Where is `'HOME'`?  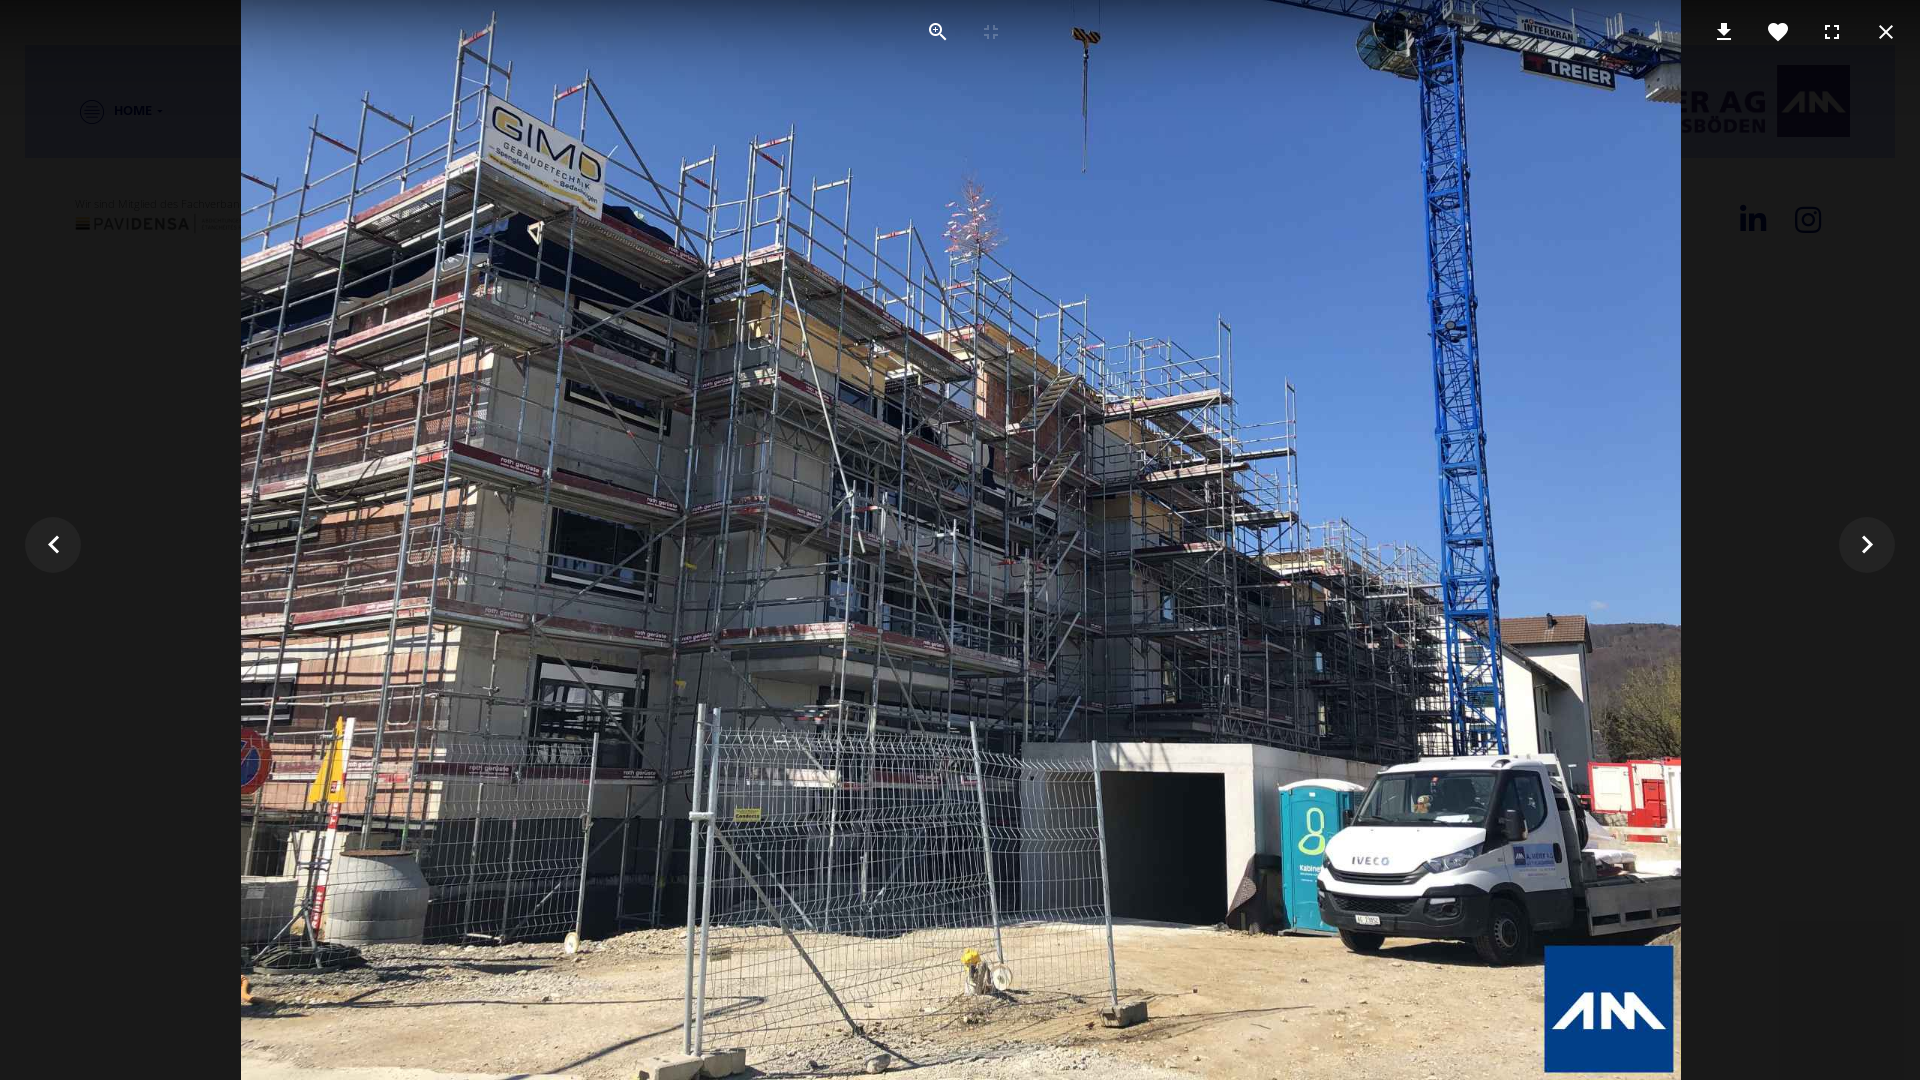 'HOME' is located at coordinates (104, 111).